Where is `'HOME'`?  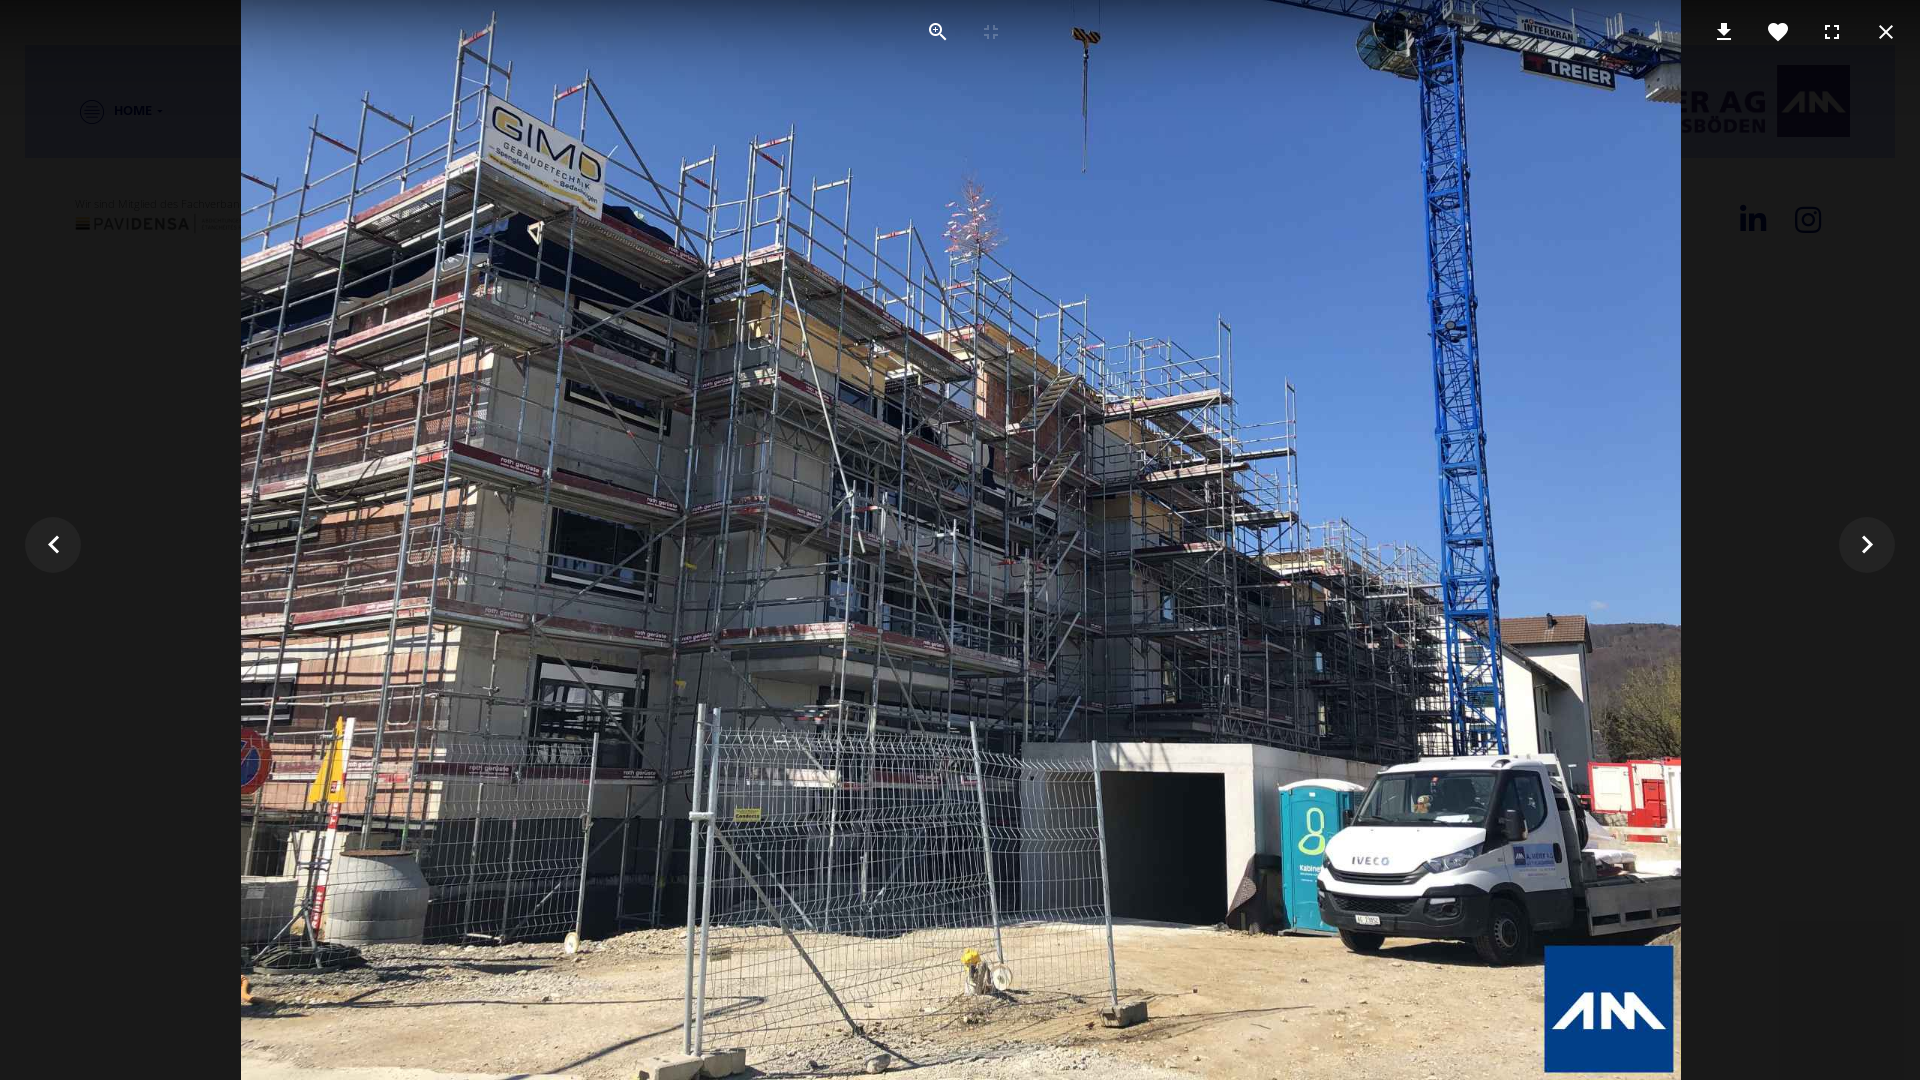 'HOME' is located at coordinates (104, 111).